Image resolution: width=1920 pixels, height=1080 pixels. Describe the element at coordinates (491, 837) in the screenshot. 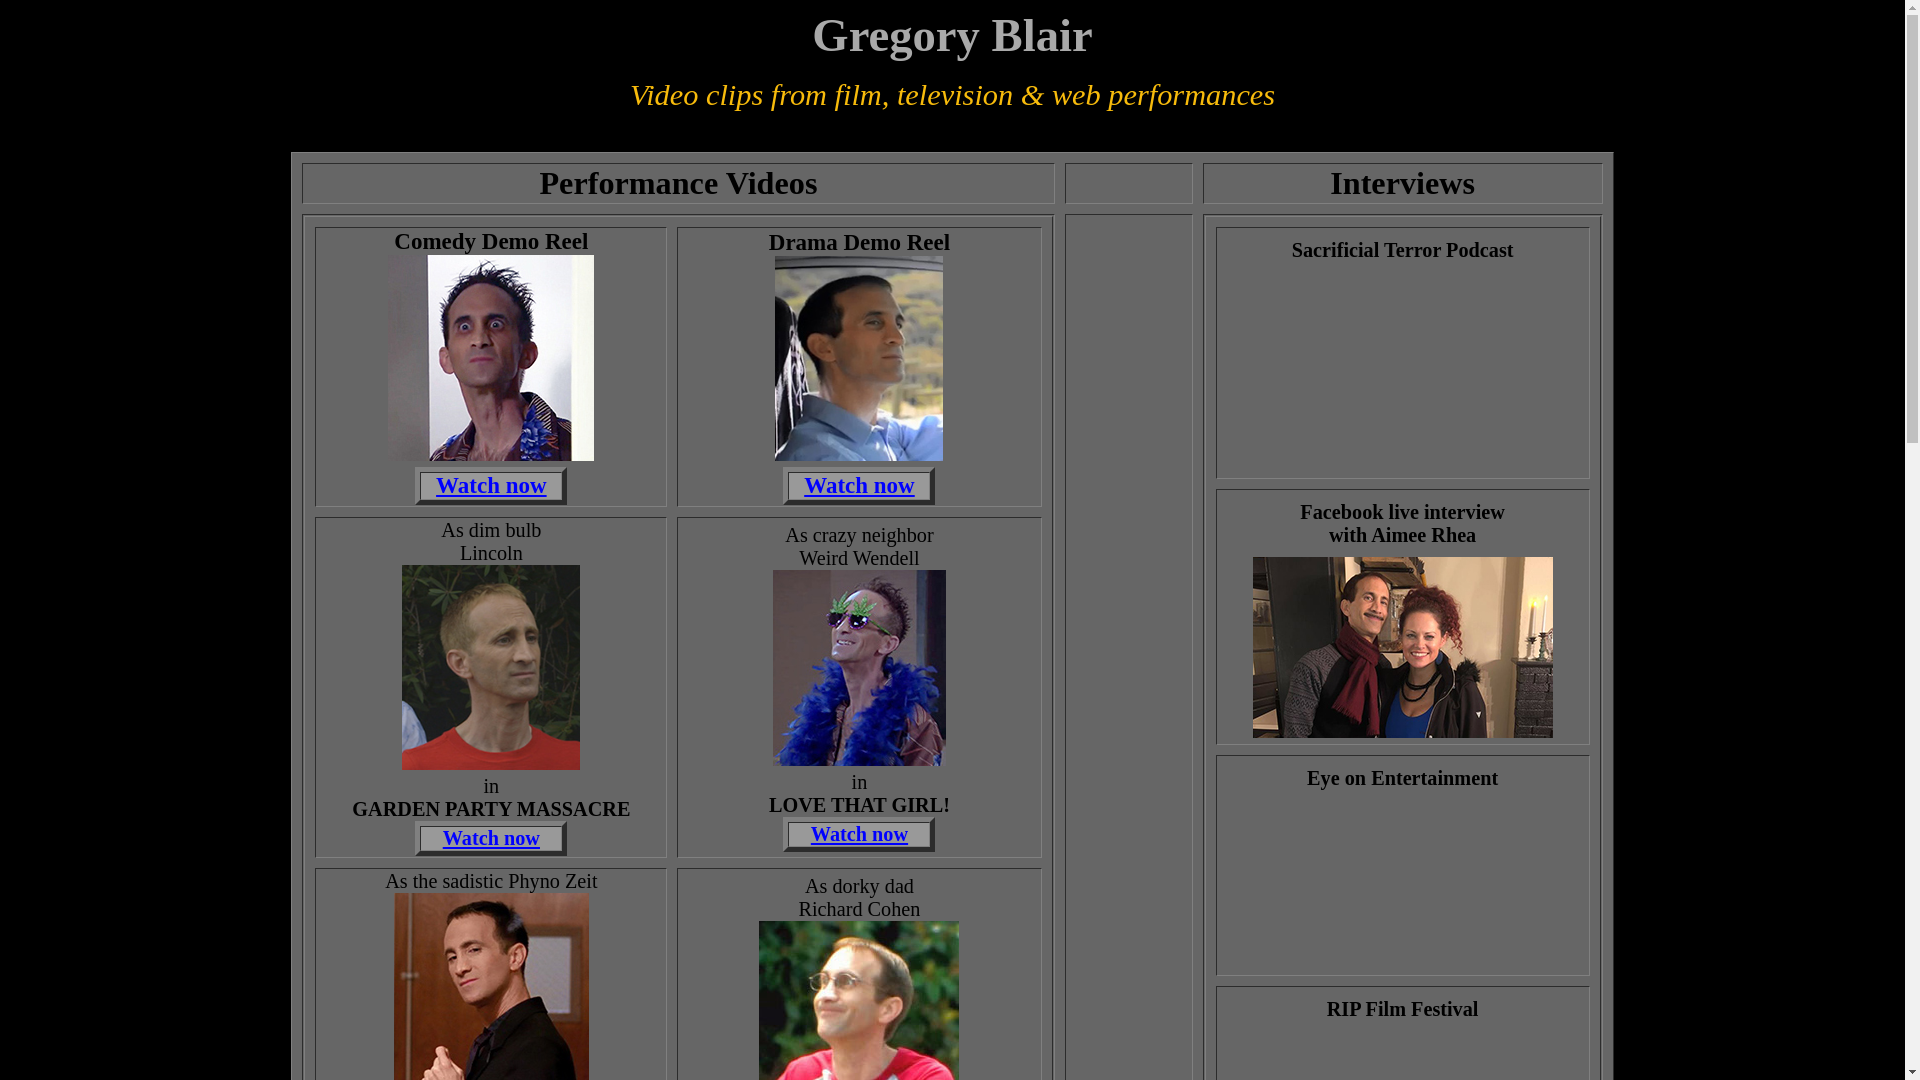

I see `'Watch now'` at that location.